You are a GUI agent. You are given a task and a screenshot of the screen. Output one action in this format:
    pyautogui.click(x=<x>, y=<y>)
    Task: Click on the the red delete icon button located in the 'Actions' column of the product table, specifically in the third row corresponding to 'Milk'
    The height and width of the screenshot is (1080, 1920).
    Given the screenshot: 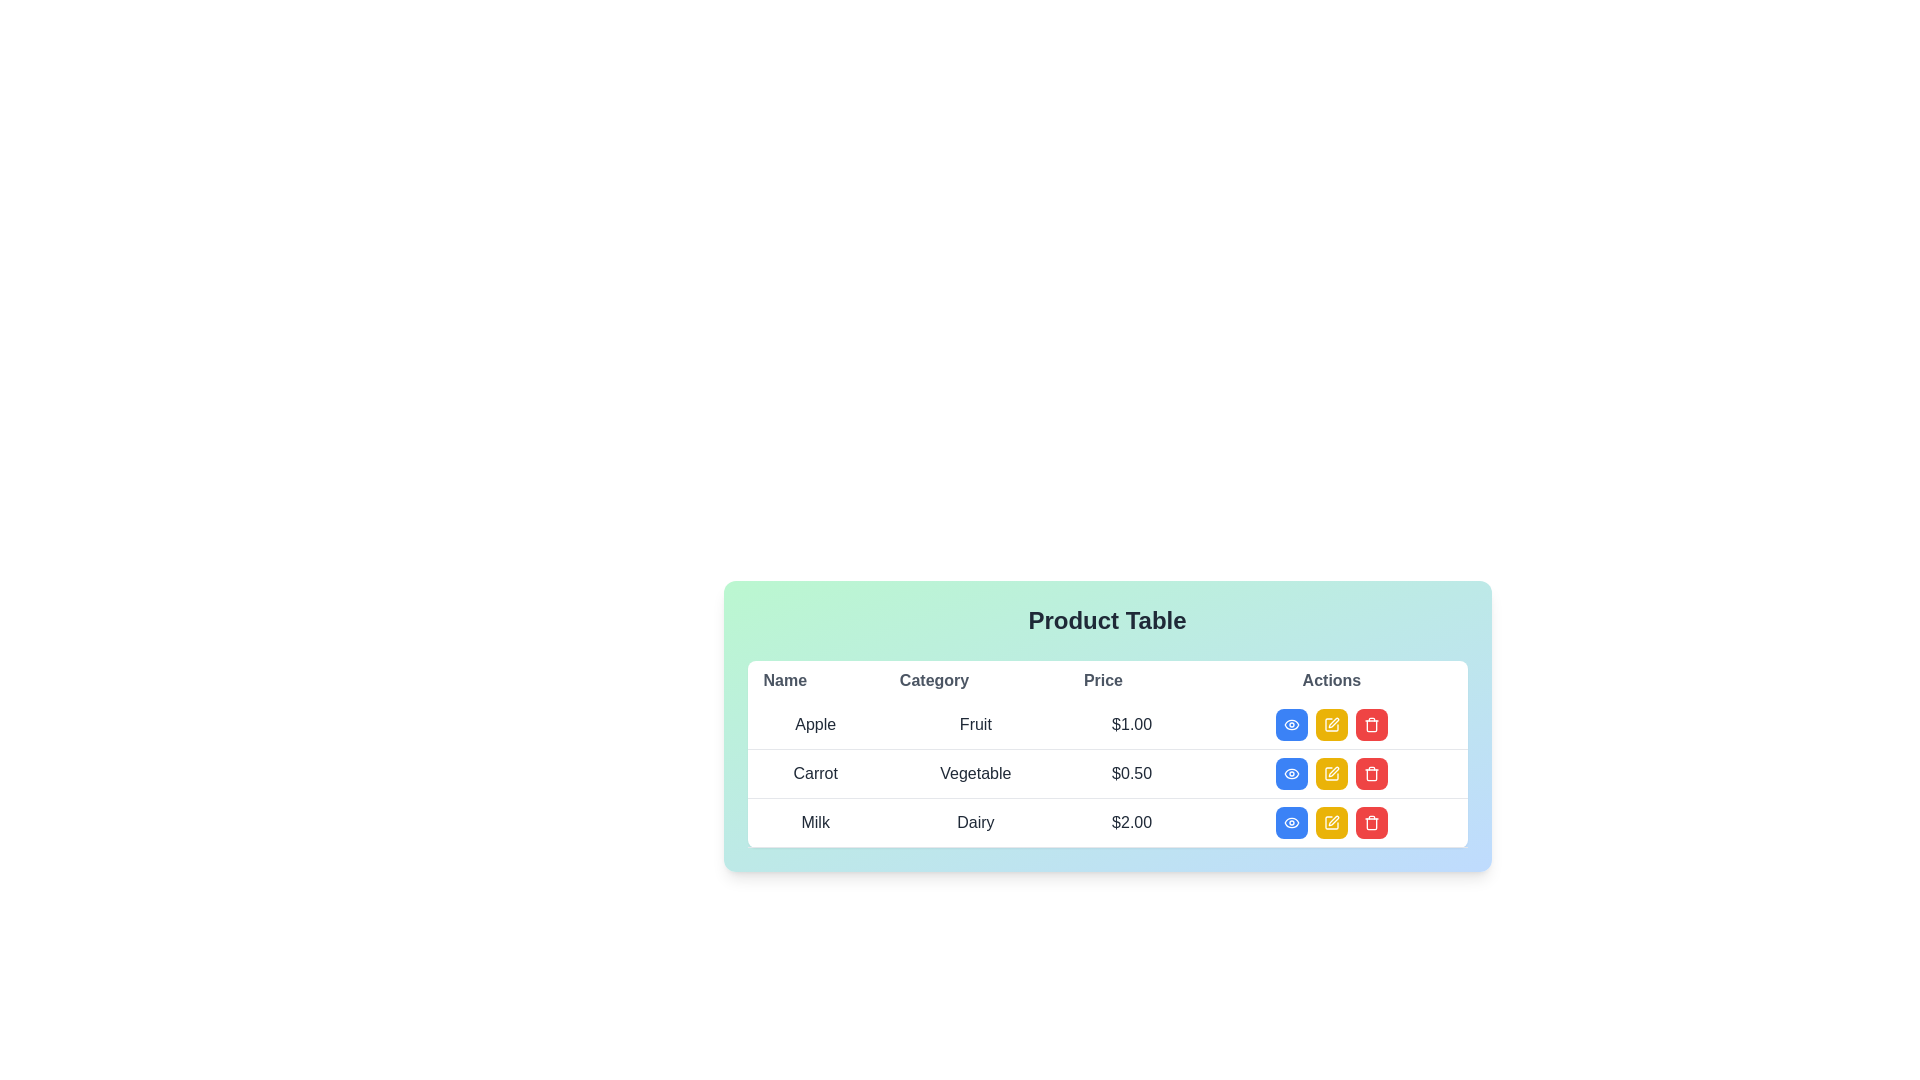 What is the action you would take?
    pyautogui.click(x=1370, y=725)
    